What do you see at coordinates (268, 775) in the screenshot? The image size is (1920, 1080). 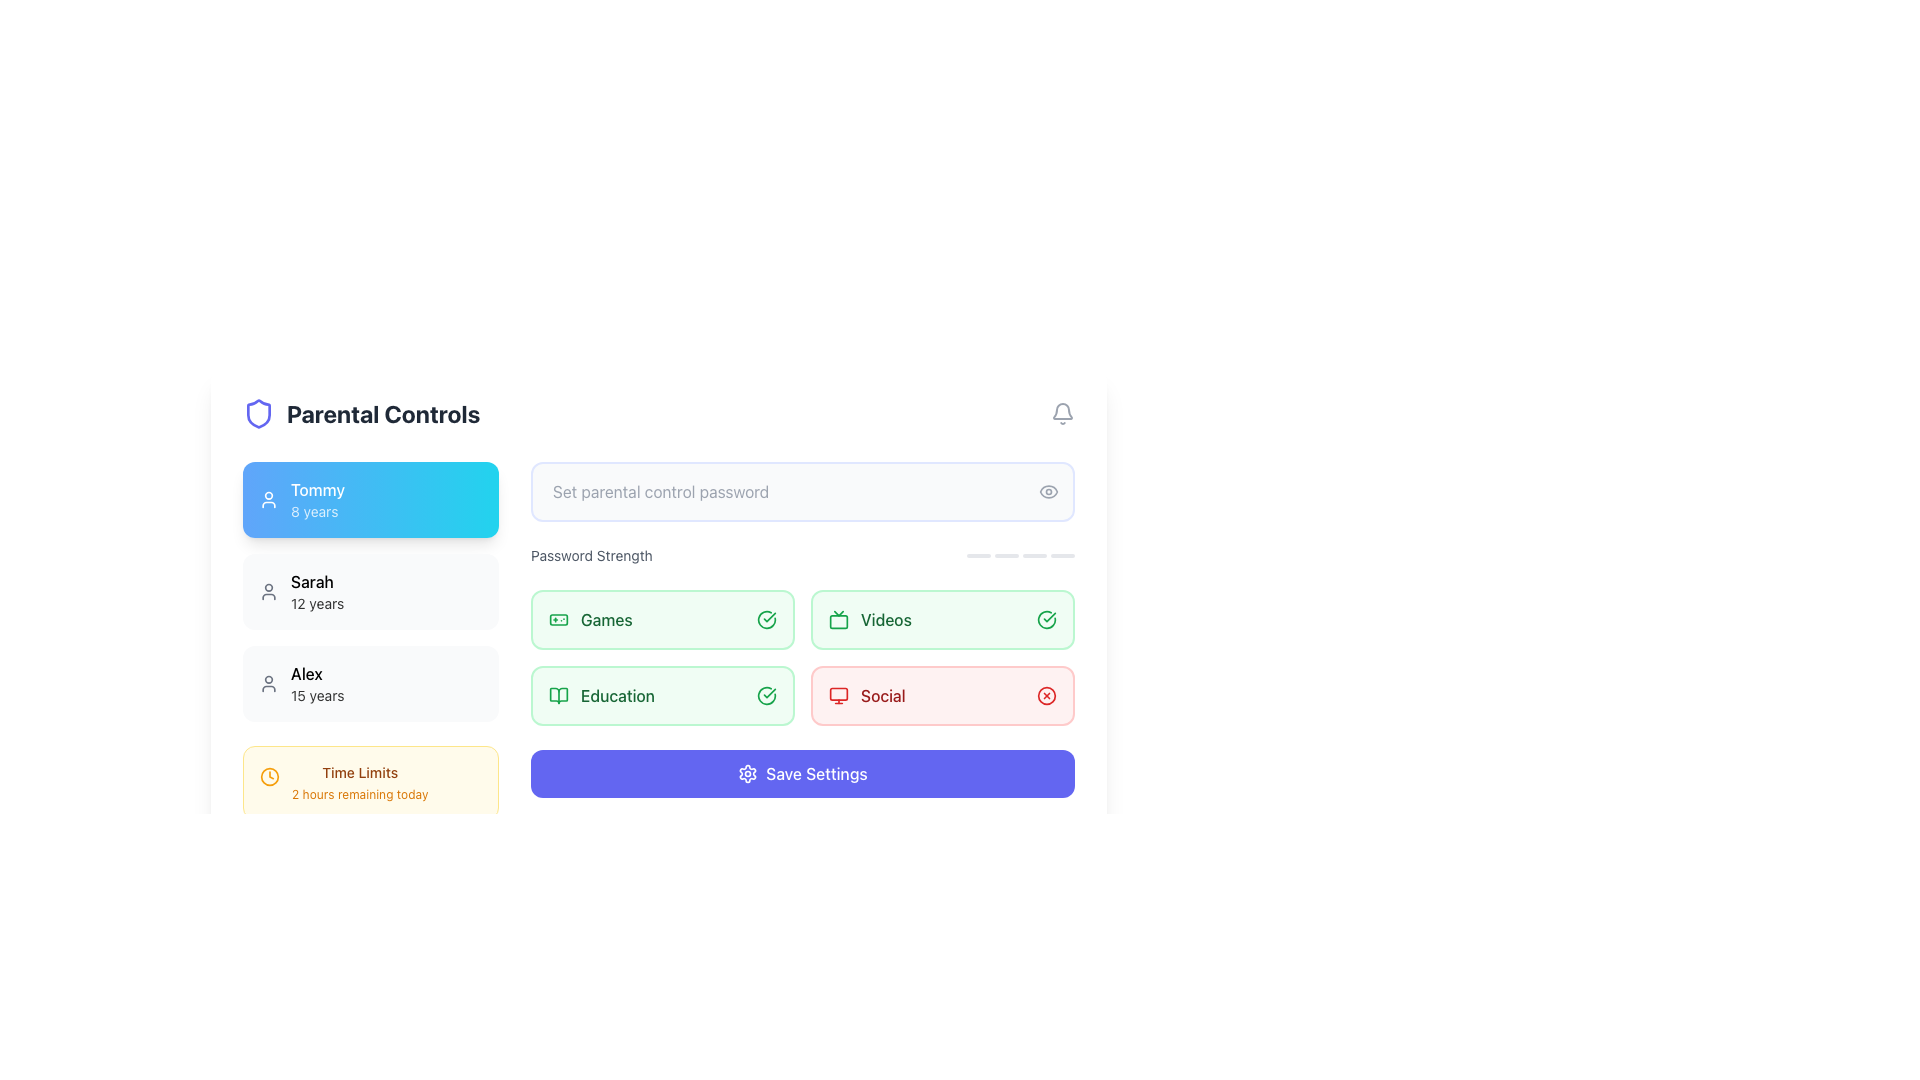 I see `the clock icon, which is a bold, orange circular outline with a clock hand, located in the left sidebar near the bottom of the yellow card labeled 'Time Limits 2 hours remaining today.'` at bounding box center [268, 775].